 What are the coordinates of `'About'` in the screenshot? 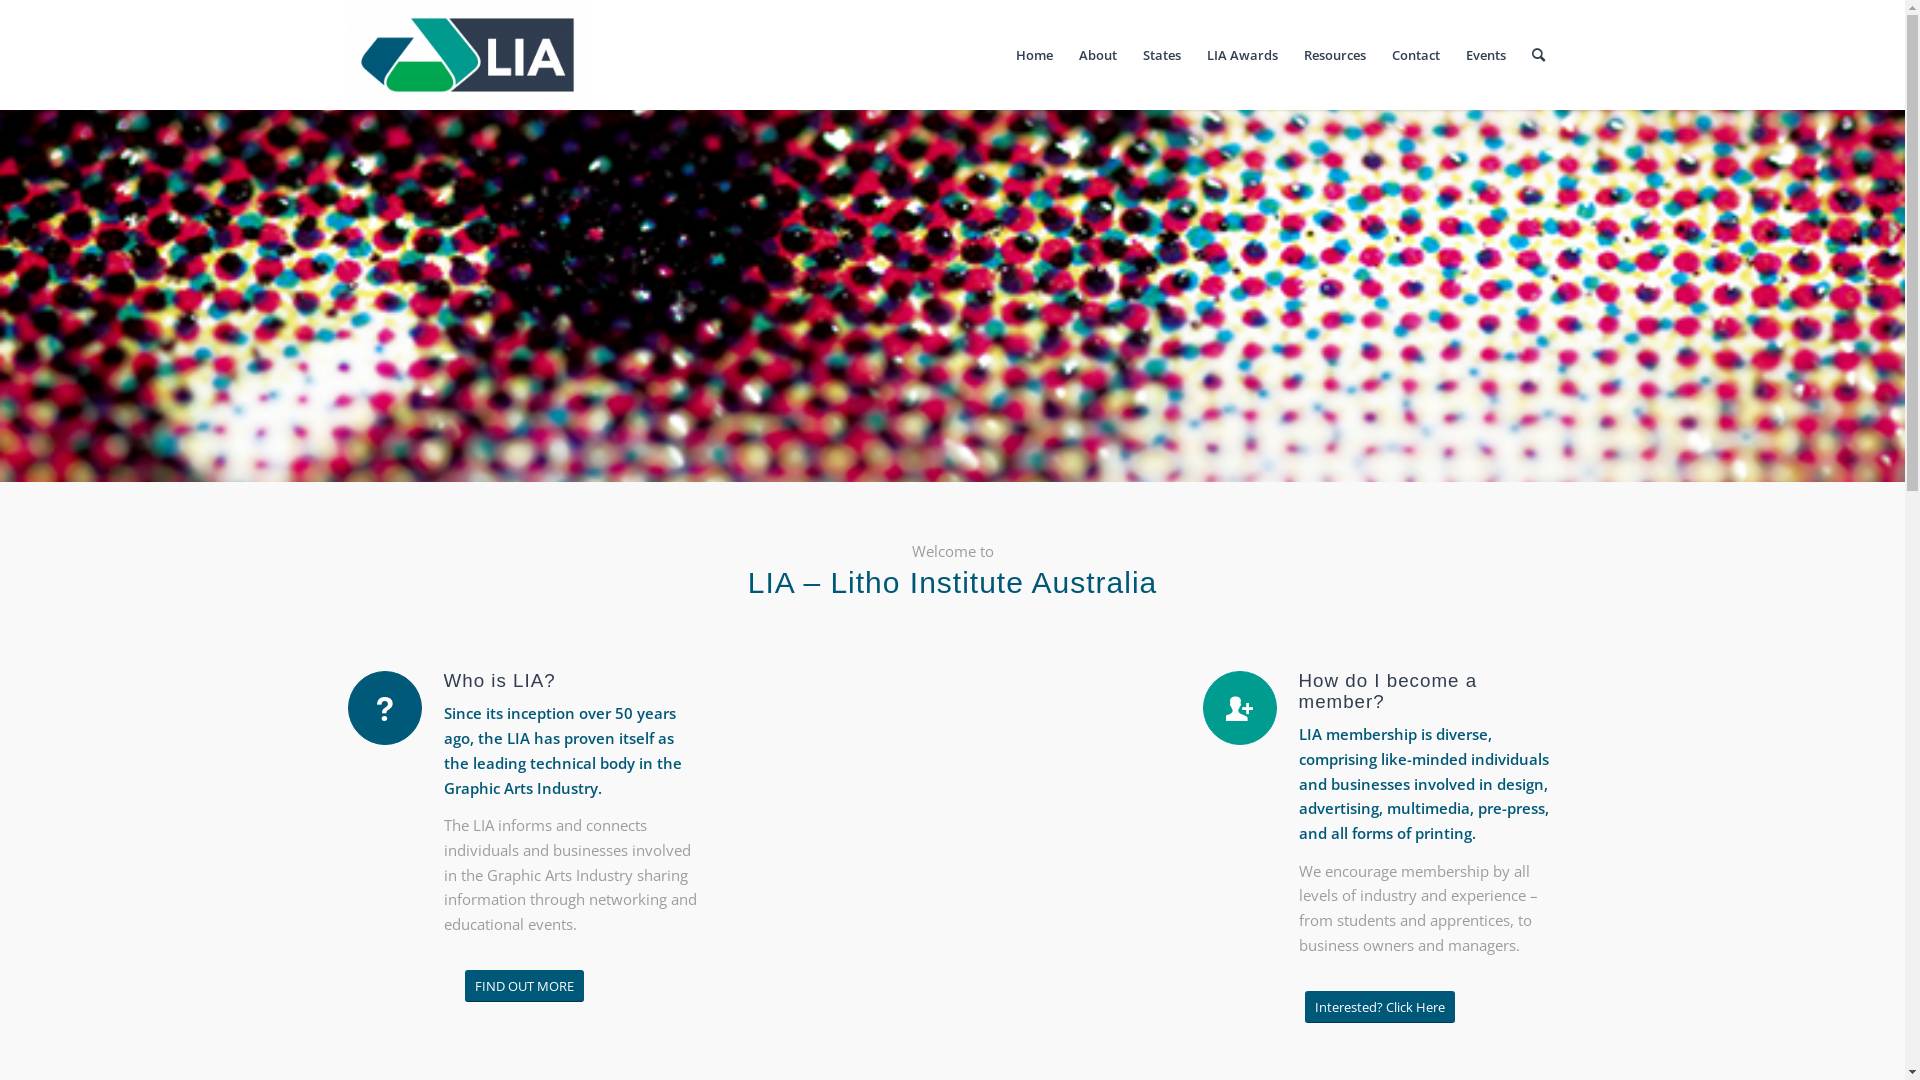 It's located at (1097, 53).